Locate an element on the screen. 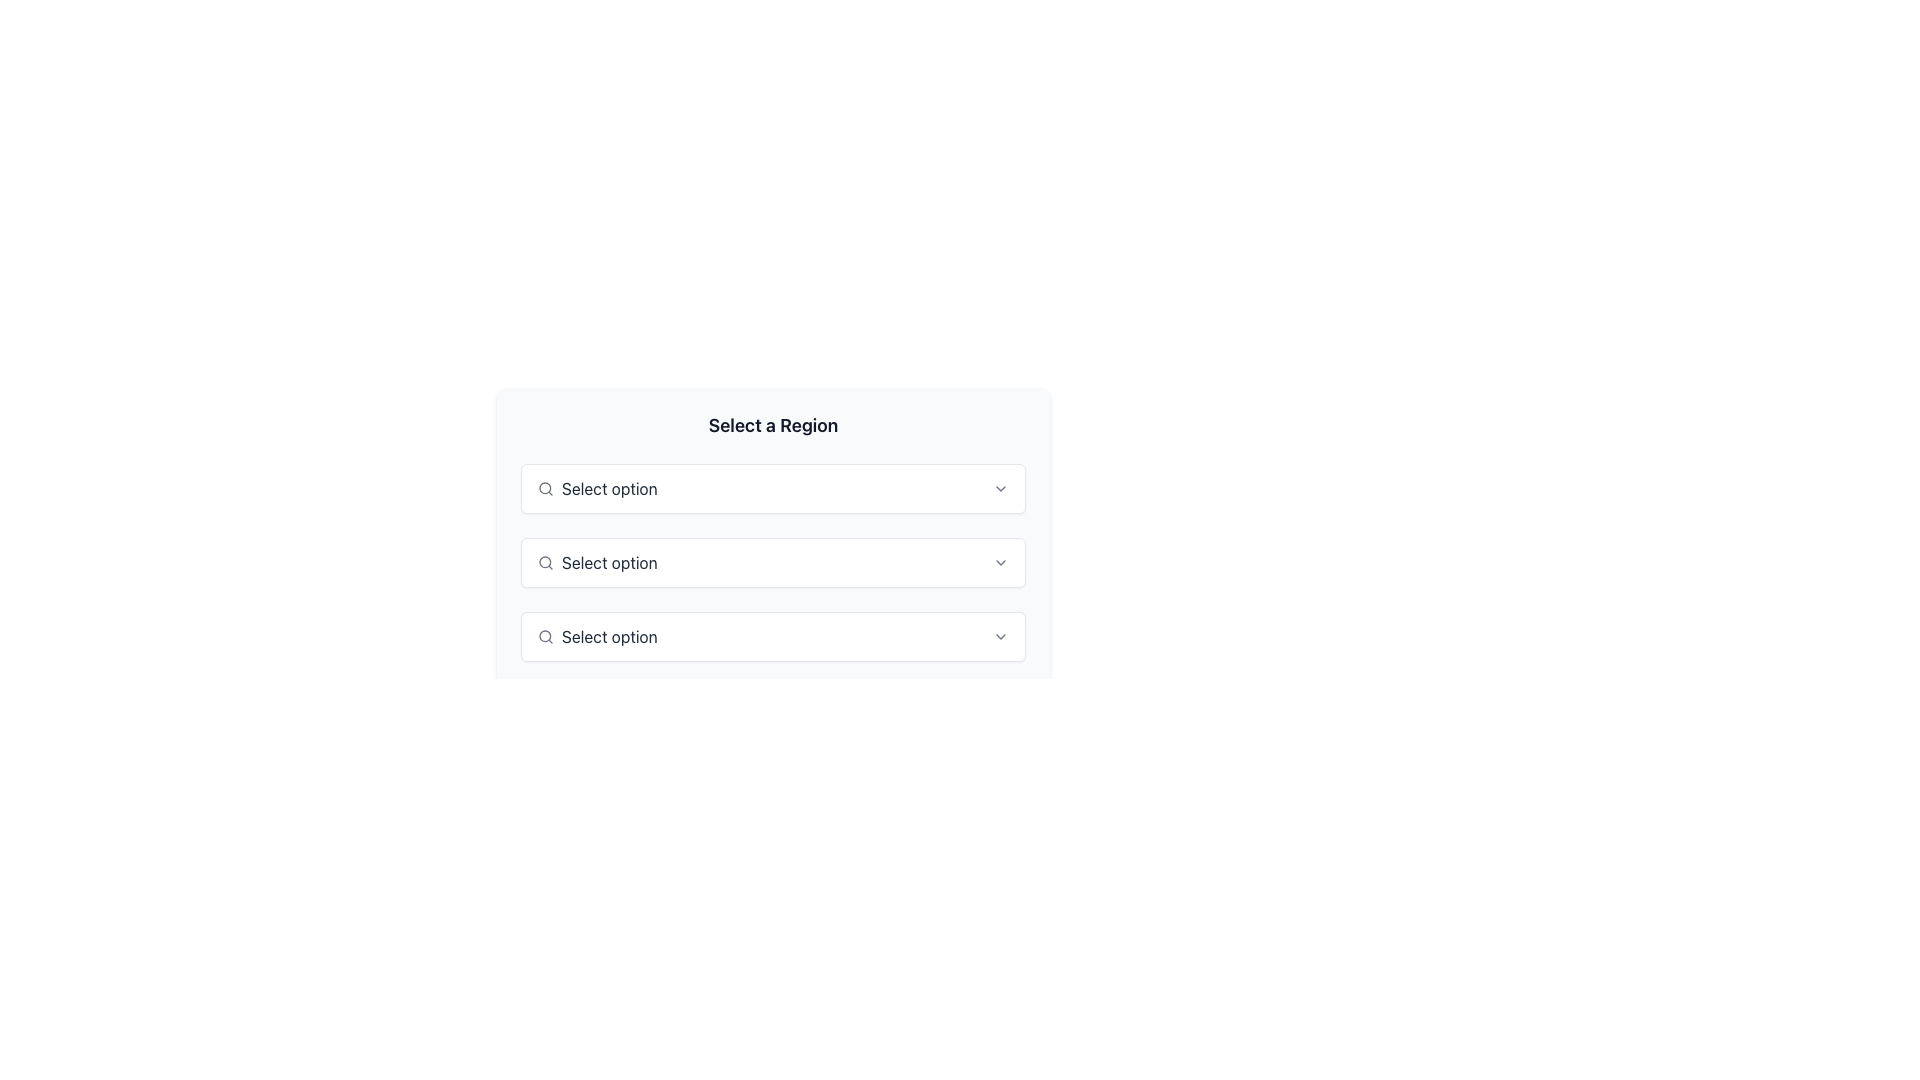  the first dropdown menu in the 'Select a Region' panel is located at coordinates (772, 489).